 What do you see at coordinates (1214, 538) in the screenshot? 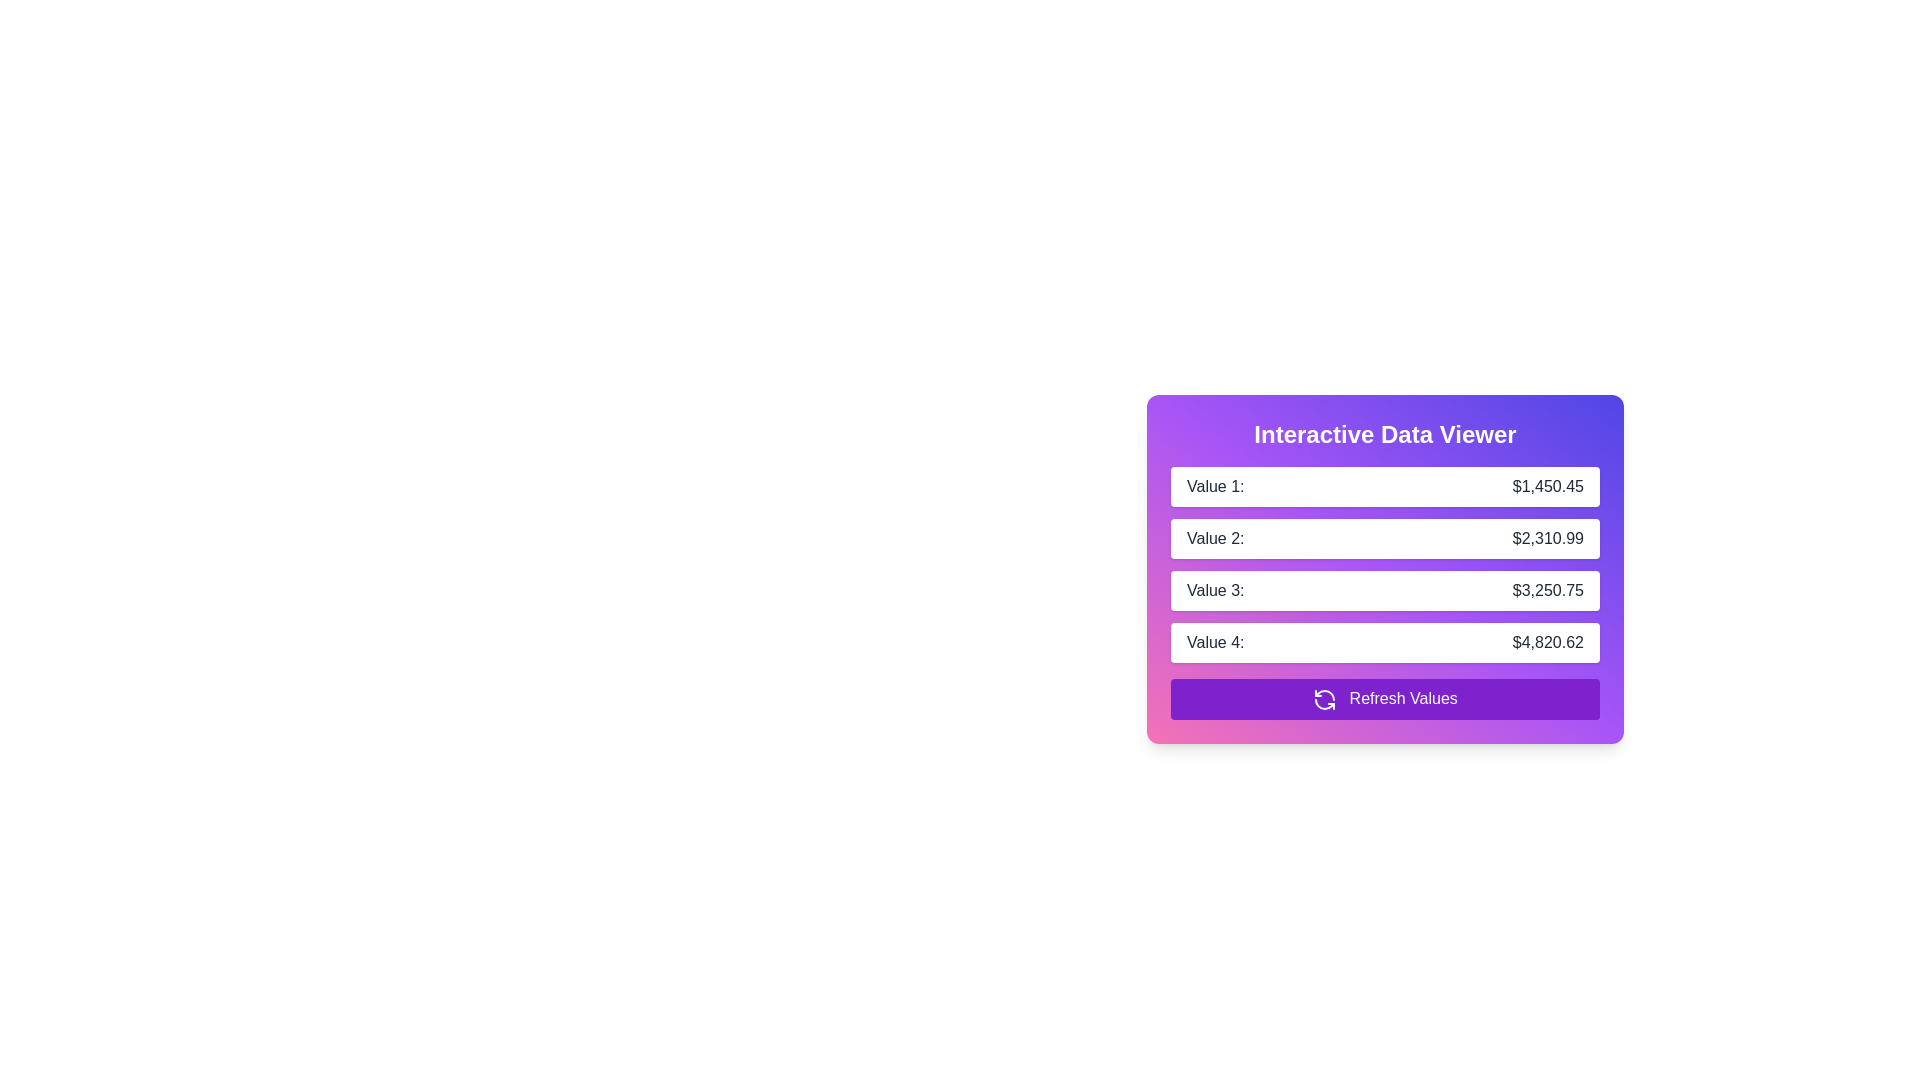
I see `the static text label displaying 'Value 2:' which is presented in bold, black text and is part of a card interface, located directly to the left of the value '$2,310.99'` at bounding box center [1214, 538].